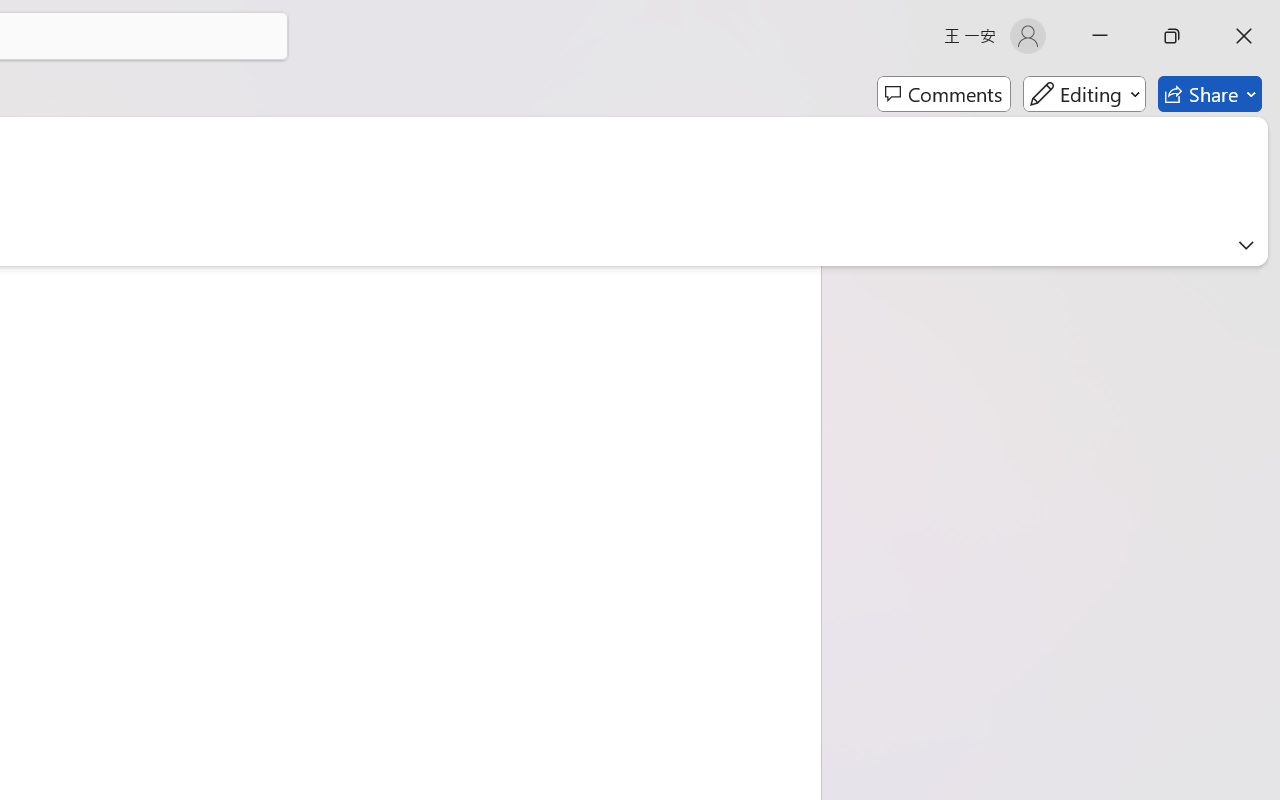 This screenshot has height=800, width=1280. What do you see at coordinates (1083, 94) in the screenshot?
I see `'Mode'` at bounding box center [1083, 94].